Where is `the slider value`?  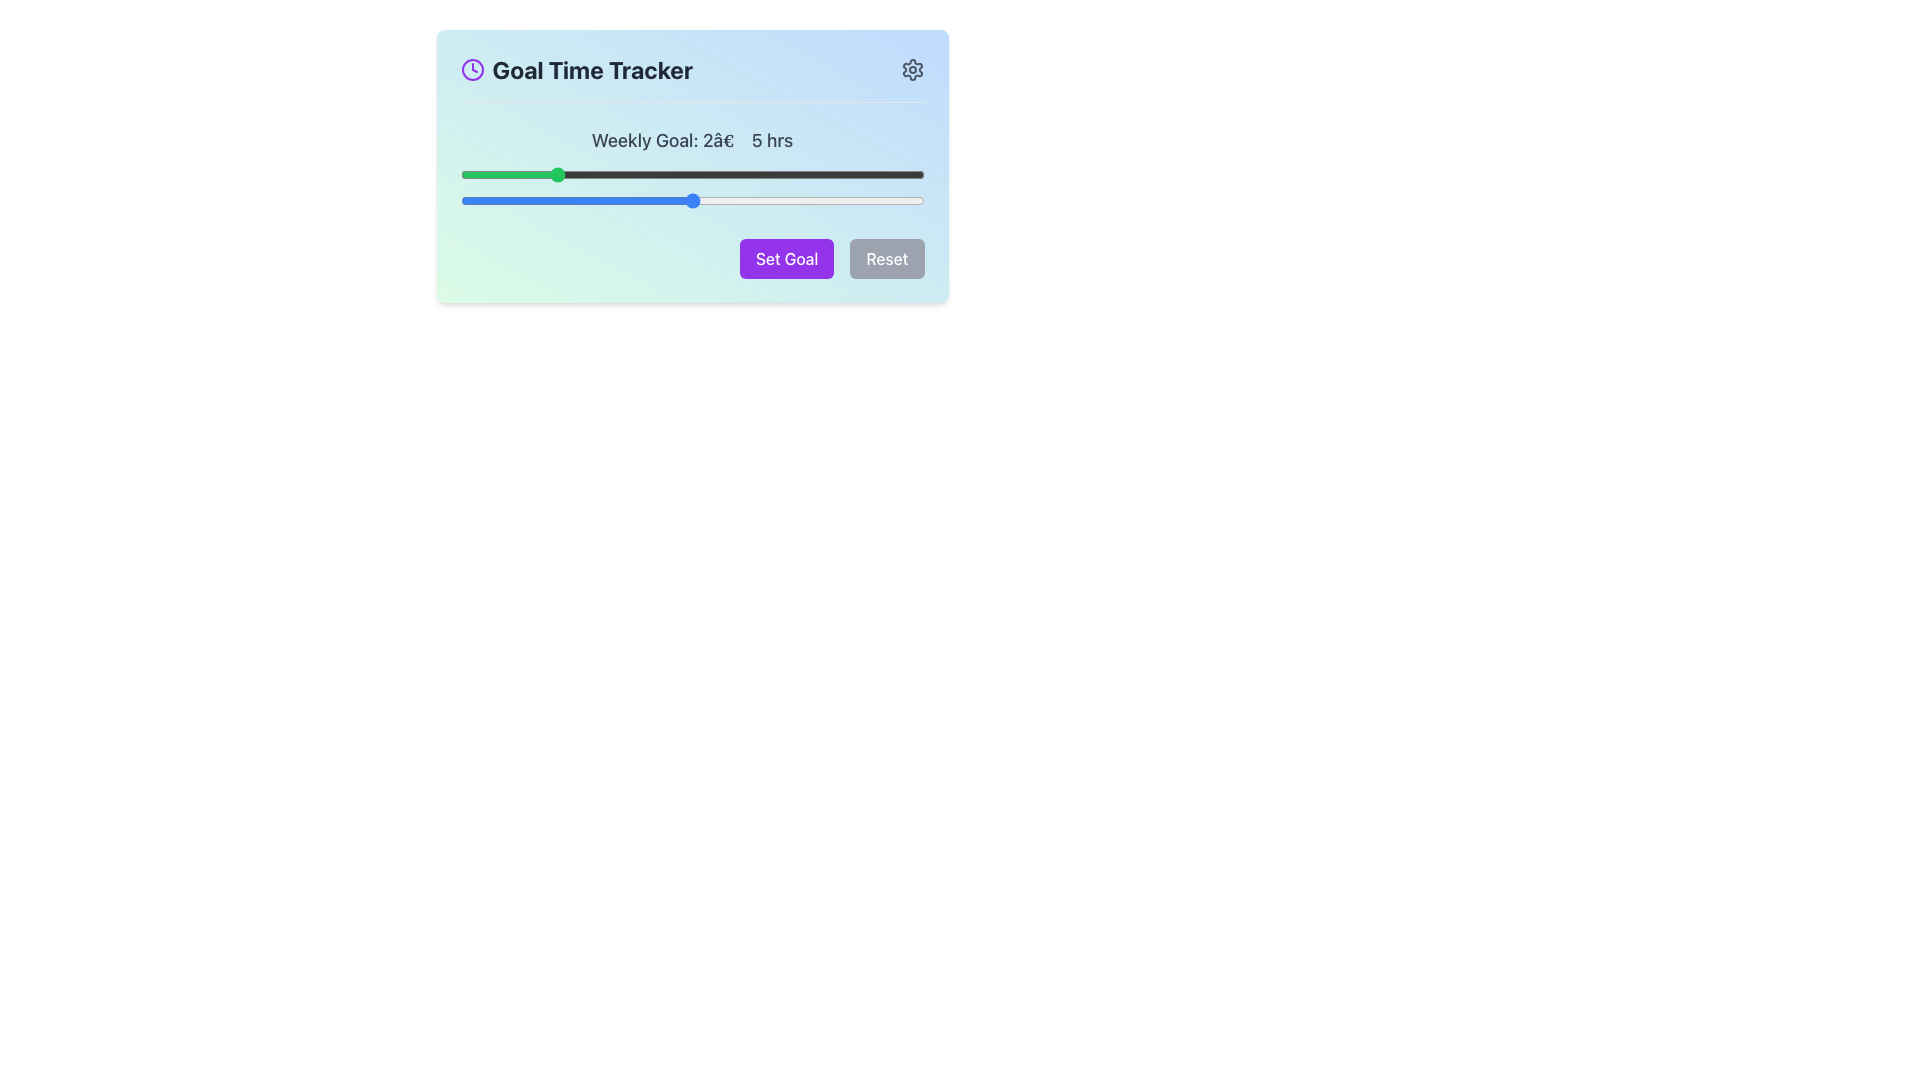
the slider value is located at coordinates (737, 200).